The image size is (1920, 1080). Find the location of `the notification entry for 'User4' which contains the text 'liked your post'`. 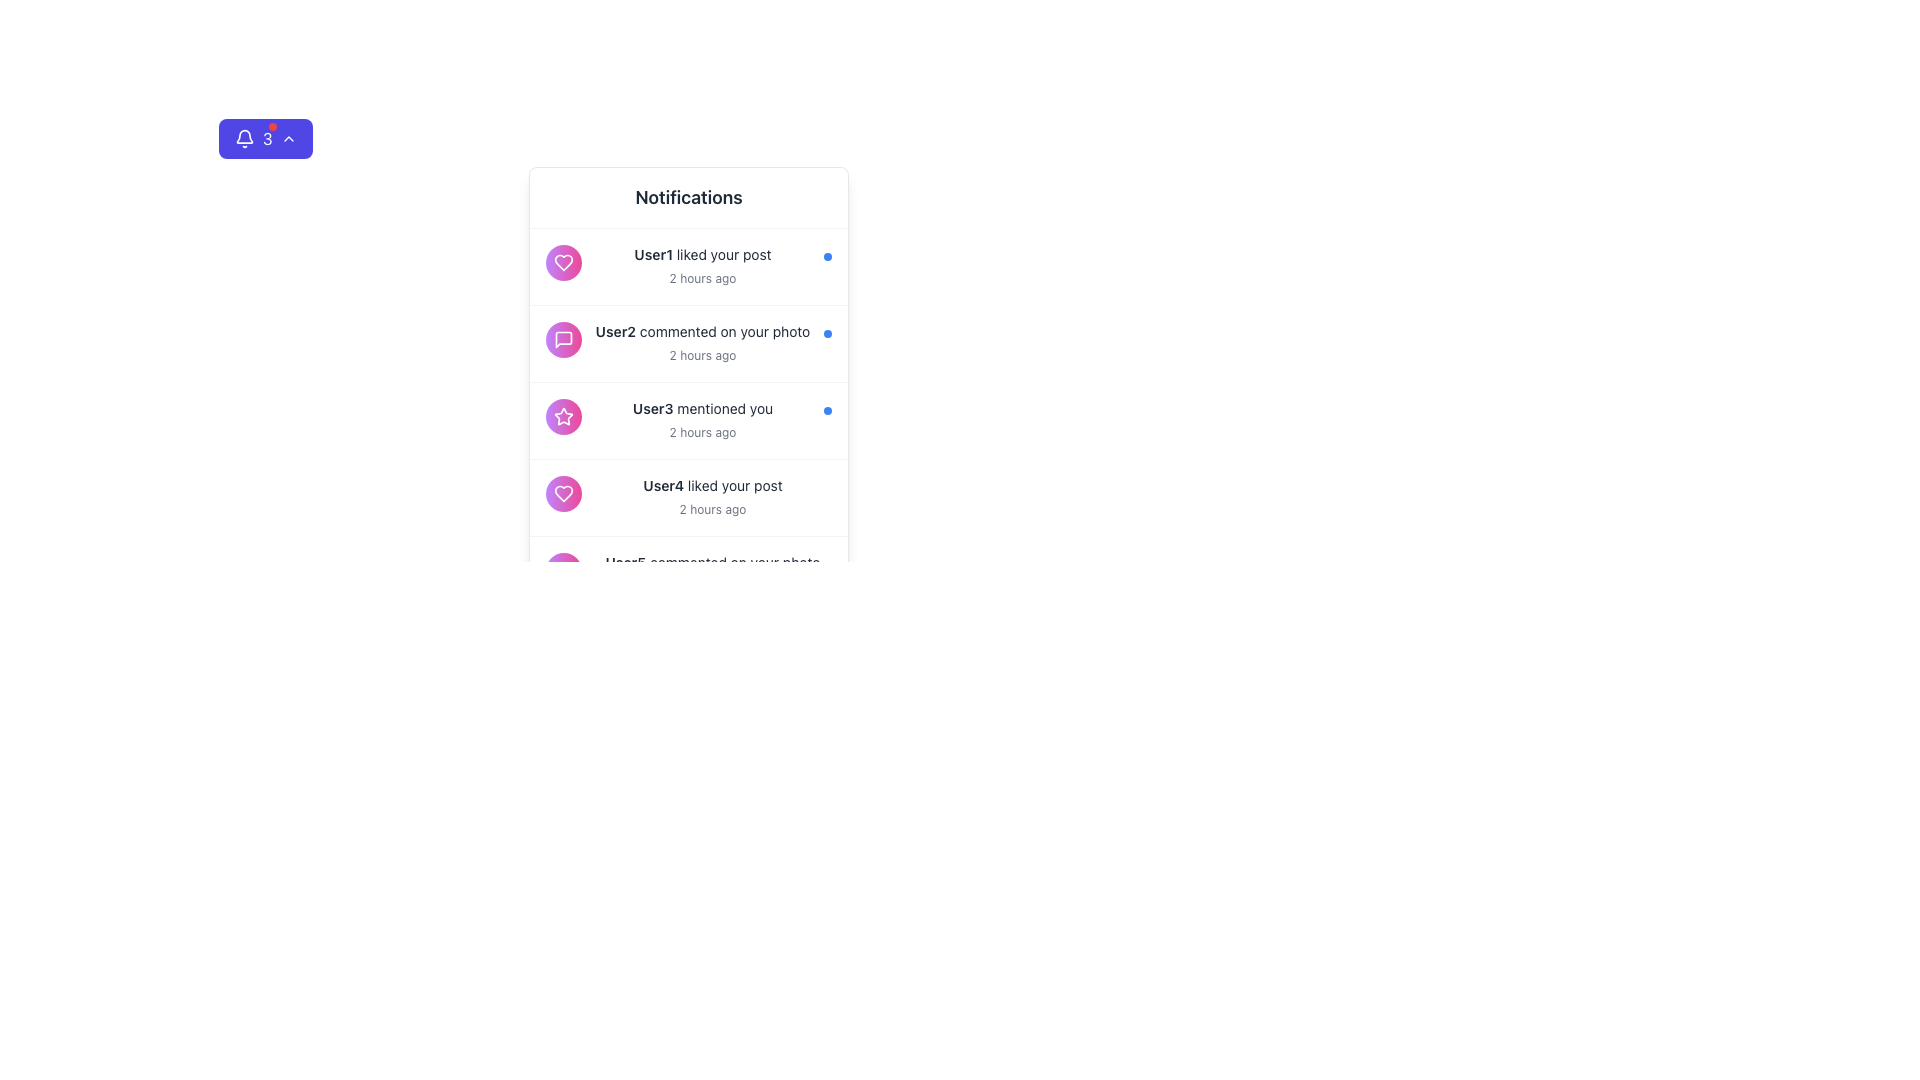

the notification entry for 'User4' which contains the text 'liked your post' is located at coordinates (689, 496).